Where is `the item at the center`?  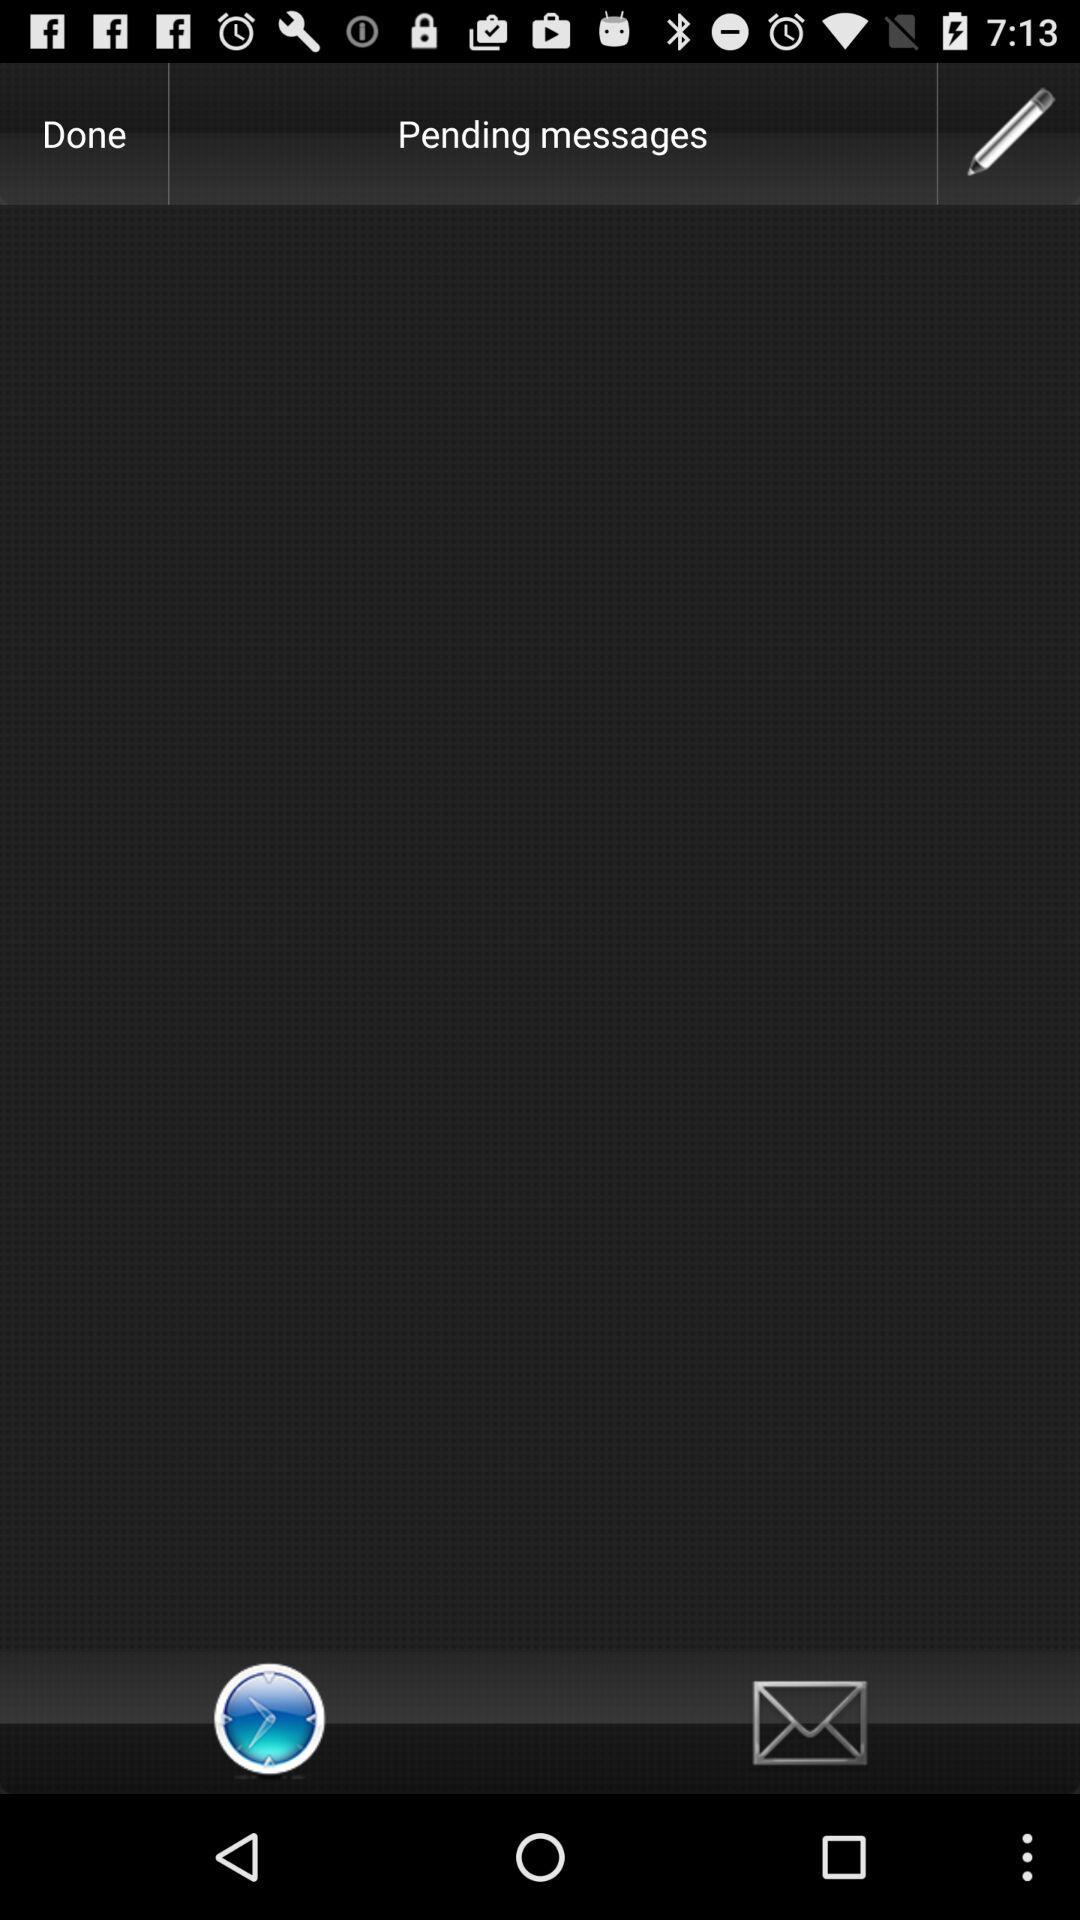
the item at the center is located at coordinates (540, 927).